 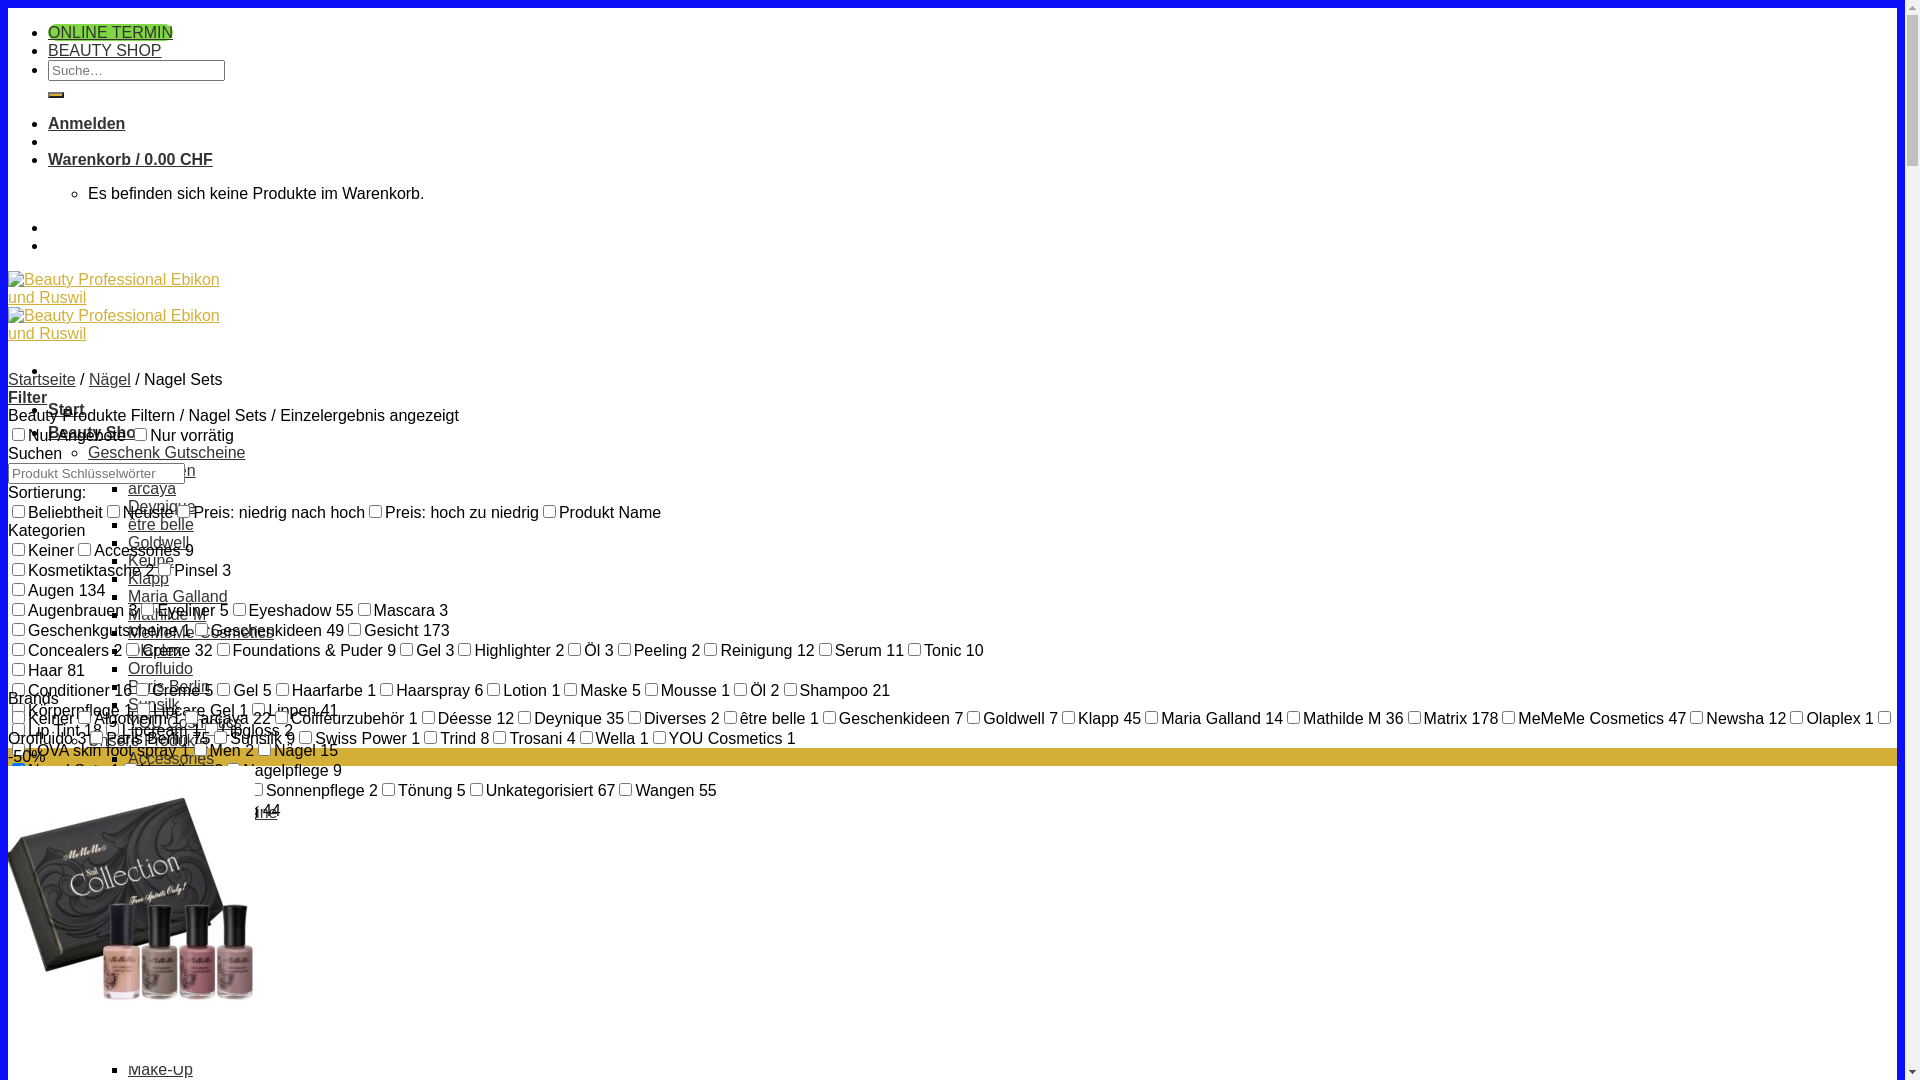 What do you see at coordinates (109, 32) in the screenshot?
I see `'ONLINE TERMIN'` at bounding box center [109, 32].